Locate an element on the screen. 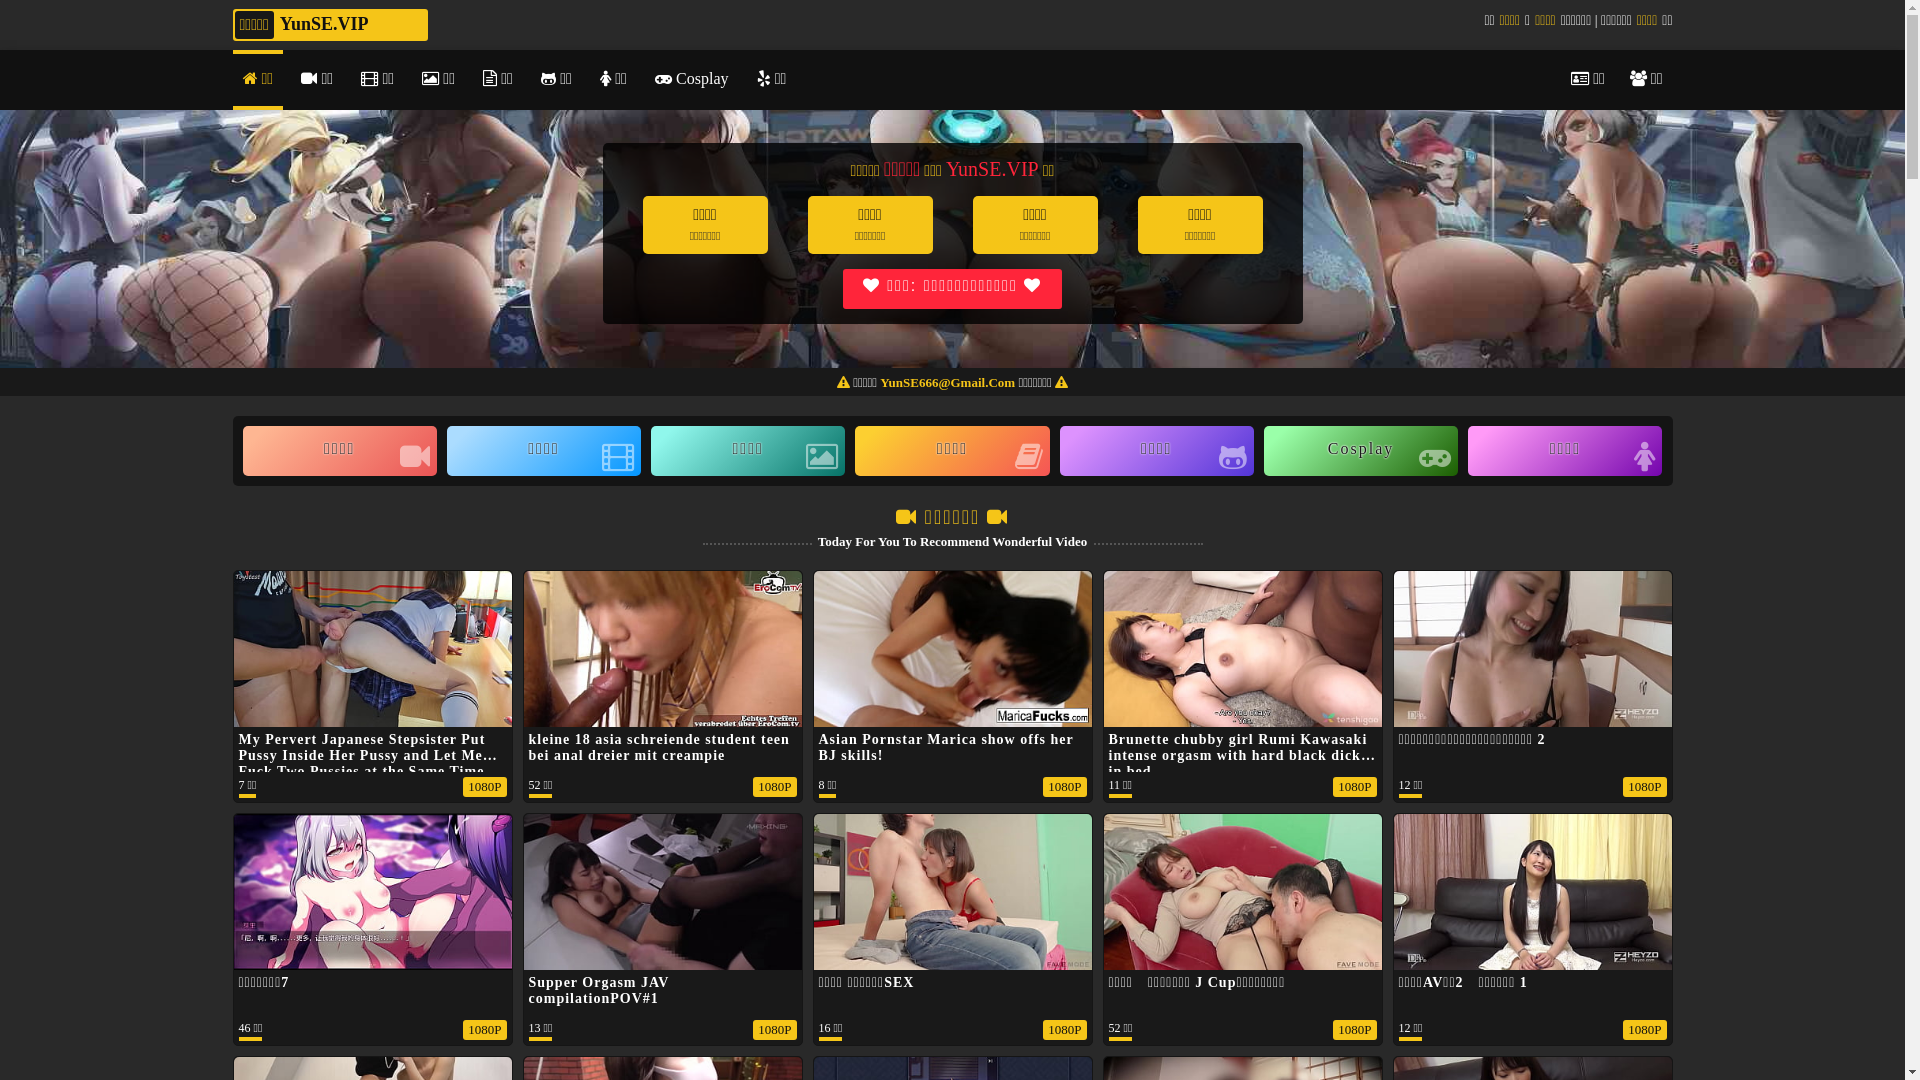 This screenshot has height=1080, width=1920. 'Cosplay' is located at coordinates (644, 79).